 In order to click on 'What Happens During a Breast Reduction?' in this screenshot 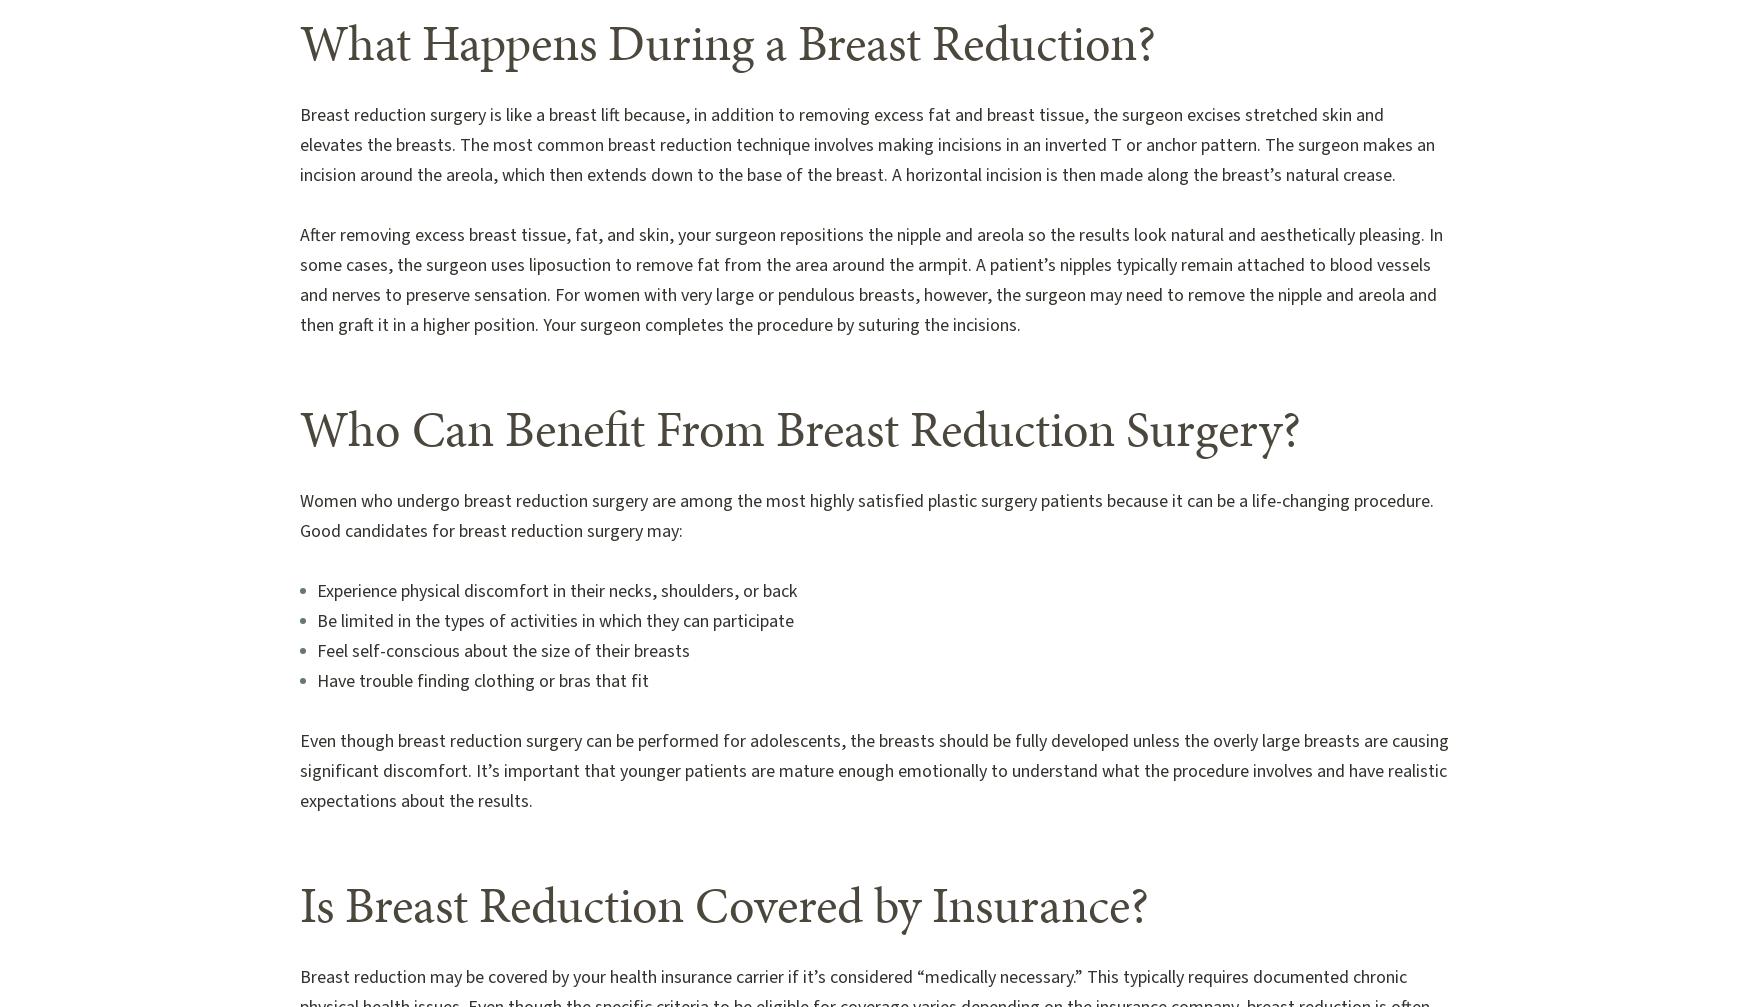, I will do `click(728, 42)`.